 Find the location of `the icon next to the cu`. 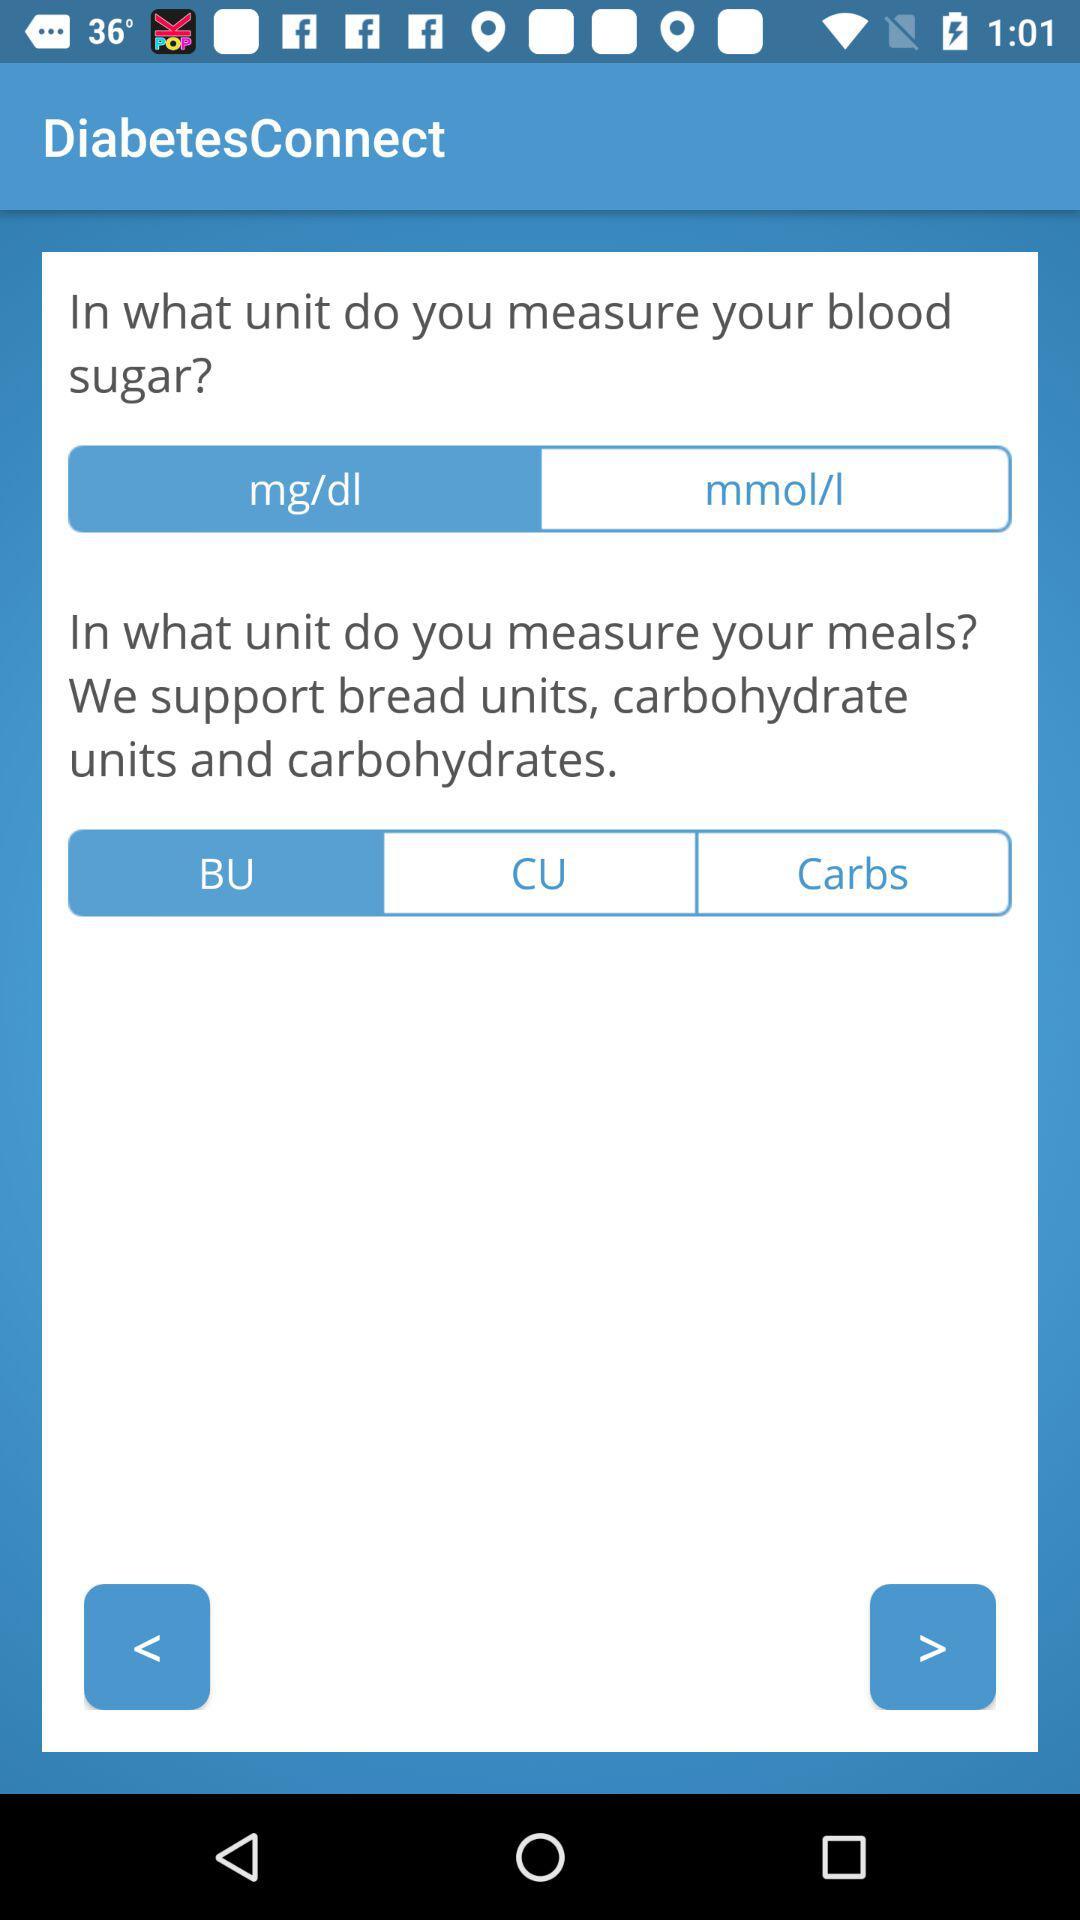

the icon next to the cu is located at coordinates (854, 873).